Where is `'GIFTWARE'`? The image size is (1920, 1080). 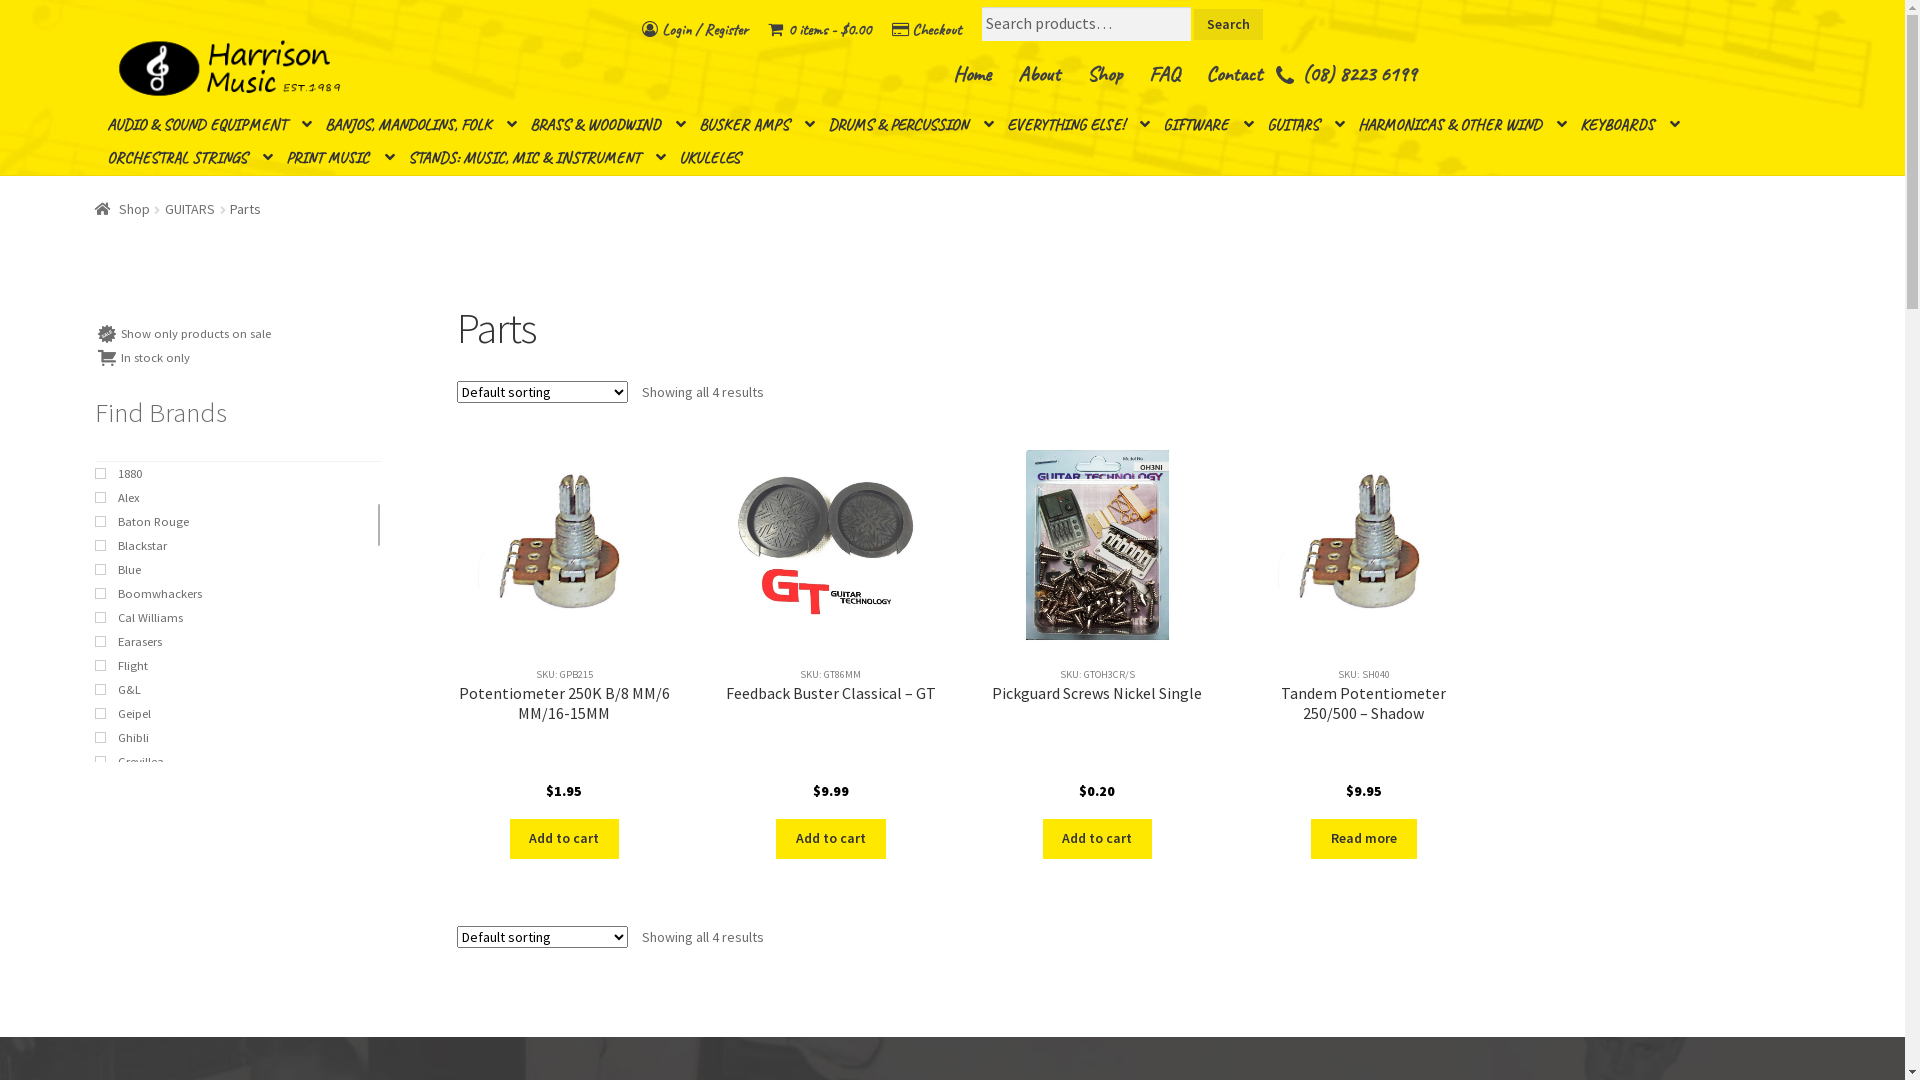
'GIFTWARE' is located at coordinates (1207, 125).